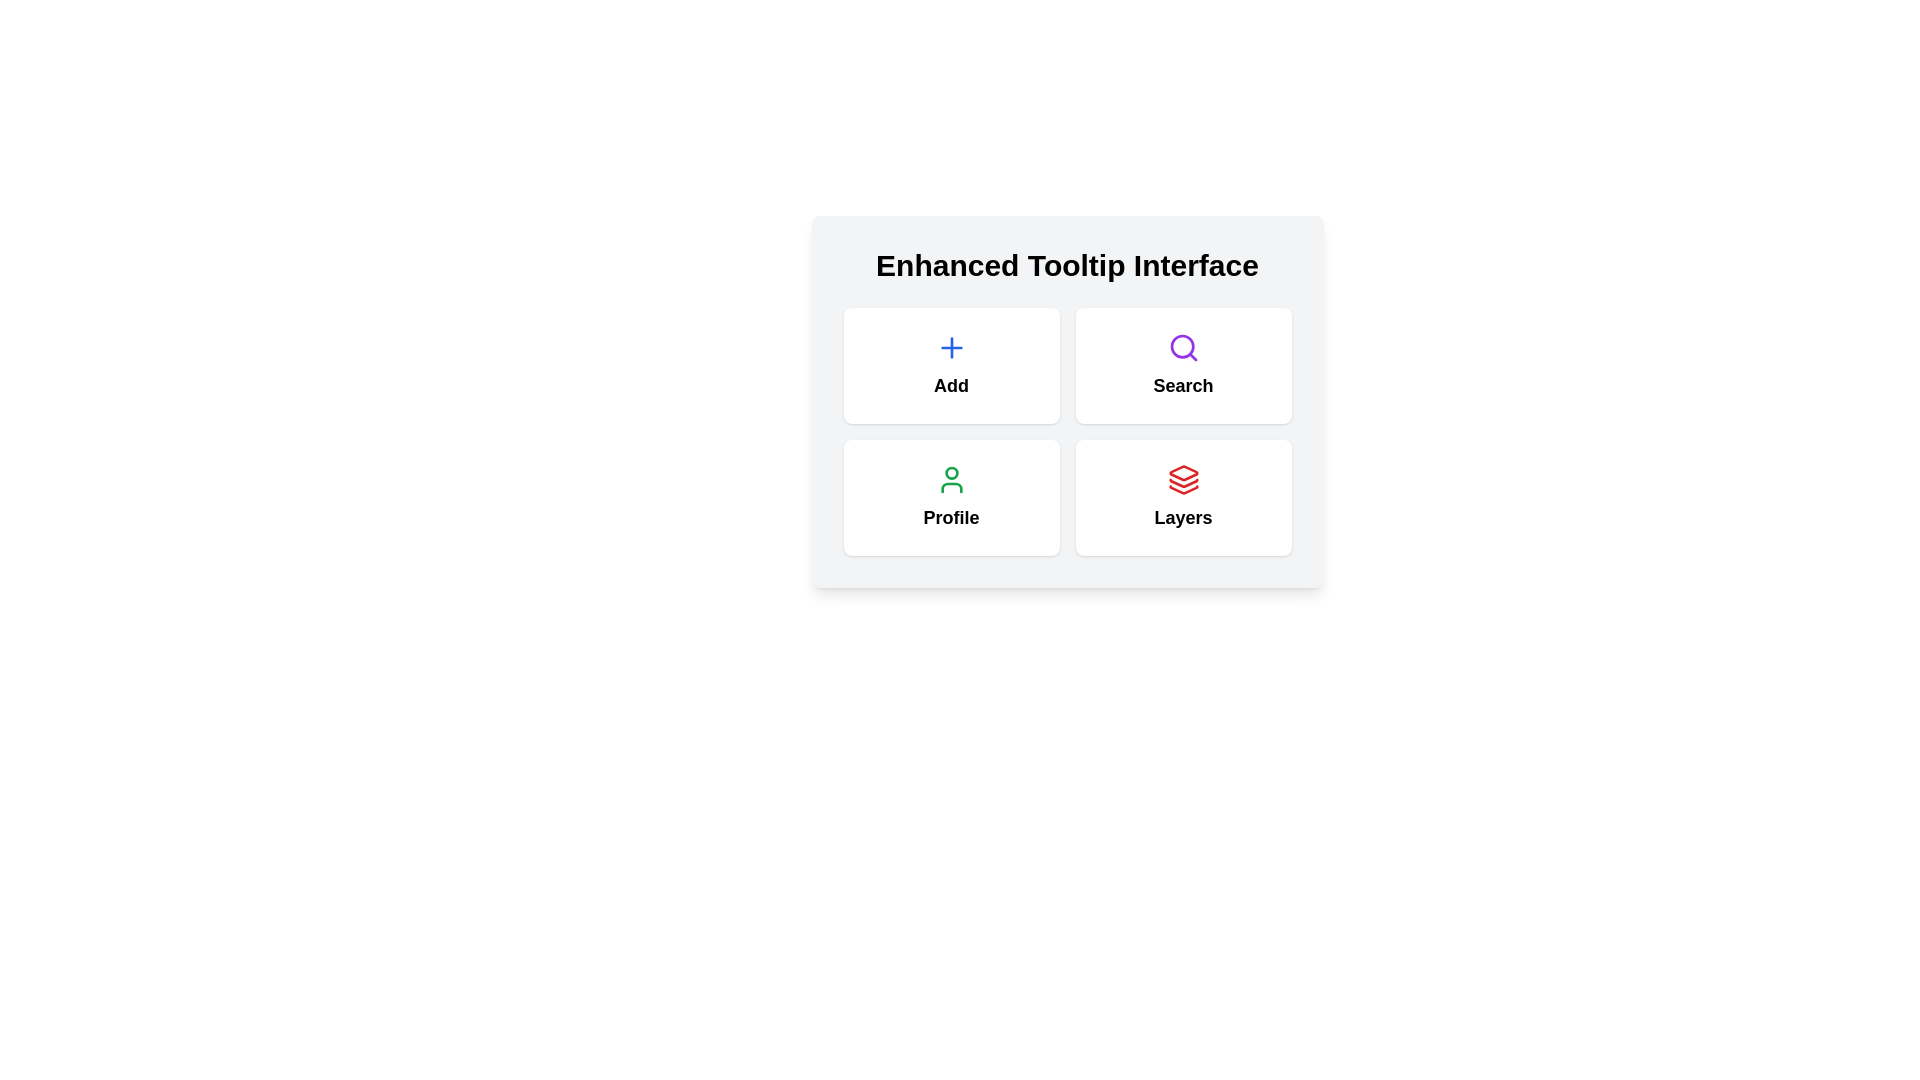  I want to click on text label that describes the 'Search' functionality, located at the bottom of the 'Search' item box, directly below the purple magnifying glass icon in the top-right corner of the grid, so click(1183, 385).